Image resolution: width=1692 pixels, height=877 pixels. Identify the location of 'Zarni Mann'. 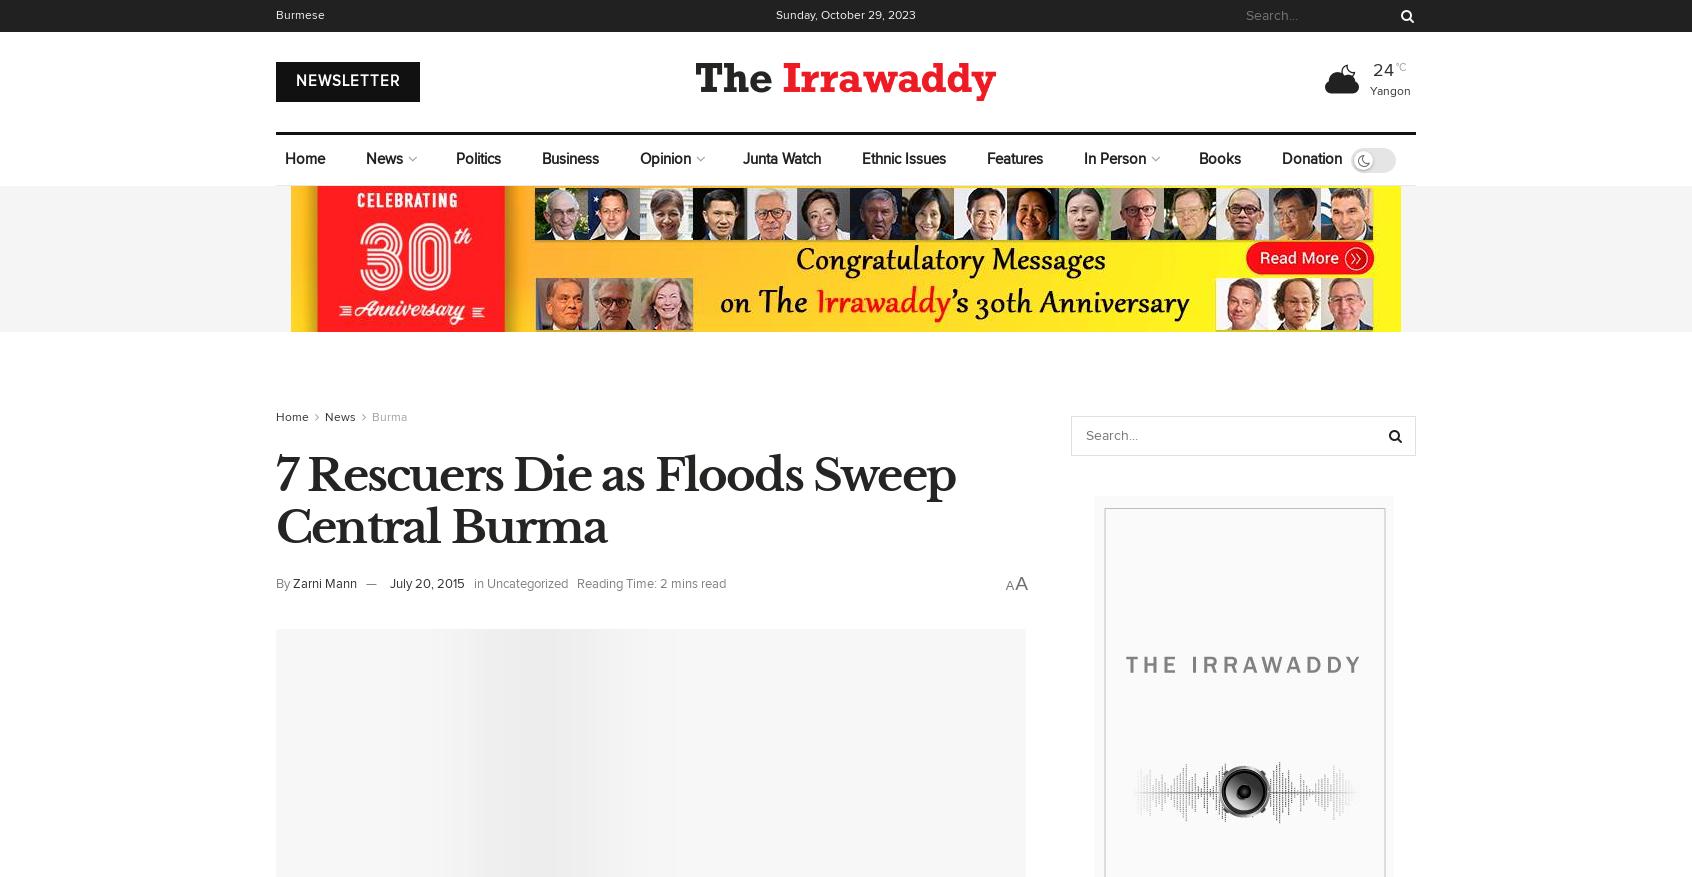
(324, 584).